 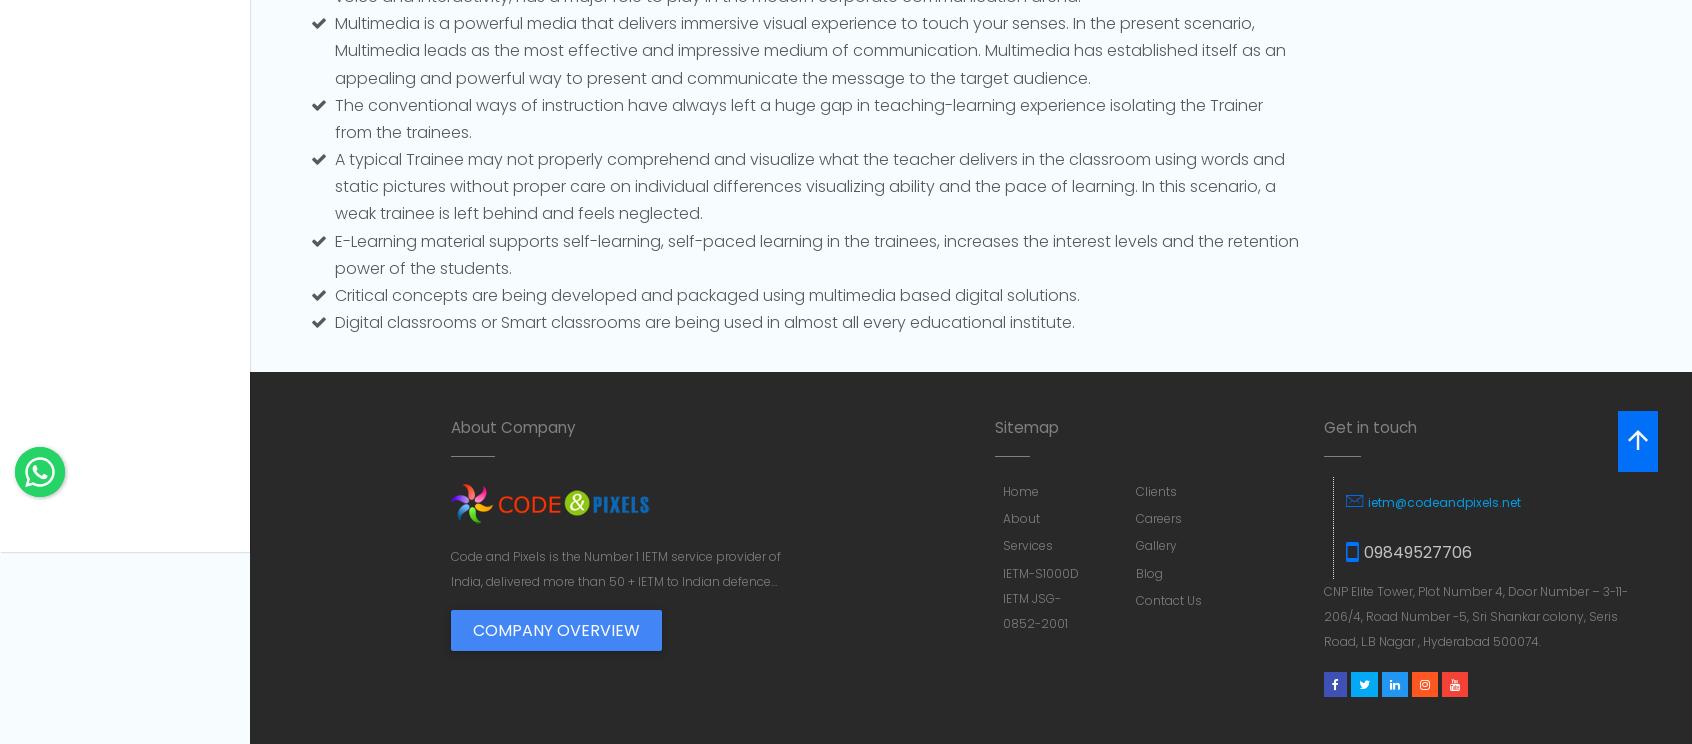 What do you see at coordinates (1002, 490) in the screenshot?
I see `'Home'` at bounding box center [1002, 490].